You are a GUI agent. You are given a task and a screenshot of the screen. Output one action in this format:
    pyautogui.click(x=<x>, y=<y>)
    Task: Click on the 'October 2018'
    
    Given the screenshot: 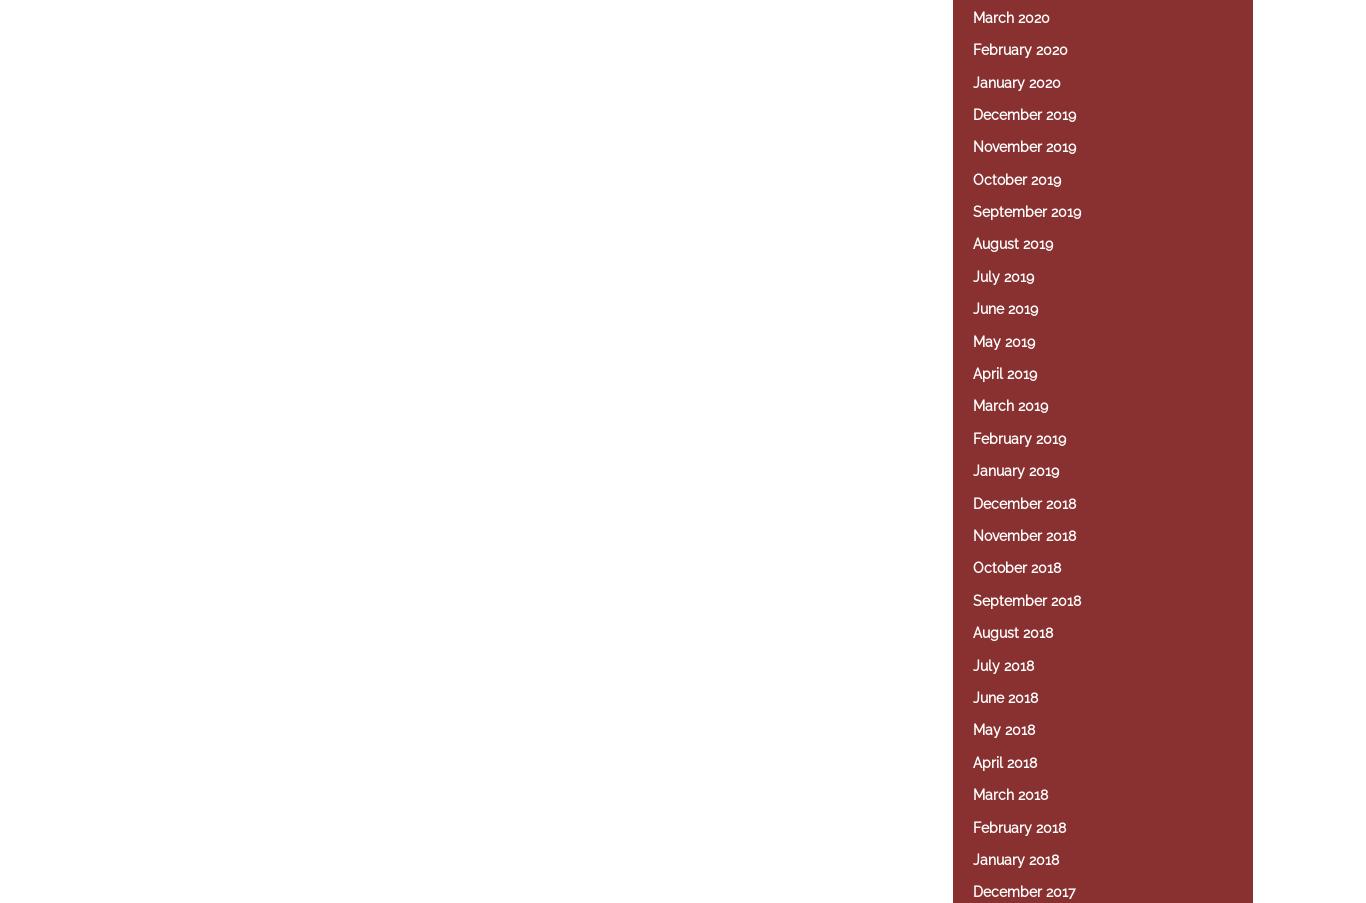 What is the action you would take?
    pyautogui.click(x=1016, y=566)
    